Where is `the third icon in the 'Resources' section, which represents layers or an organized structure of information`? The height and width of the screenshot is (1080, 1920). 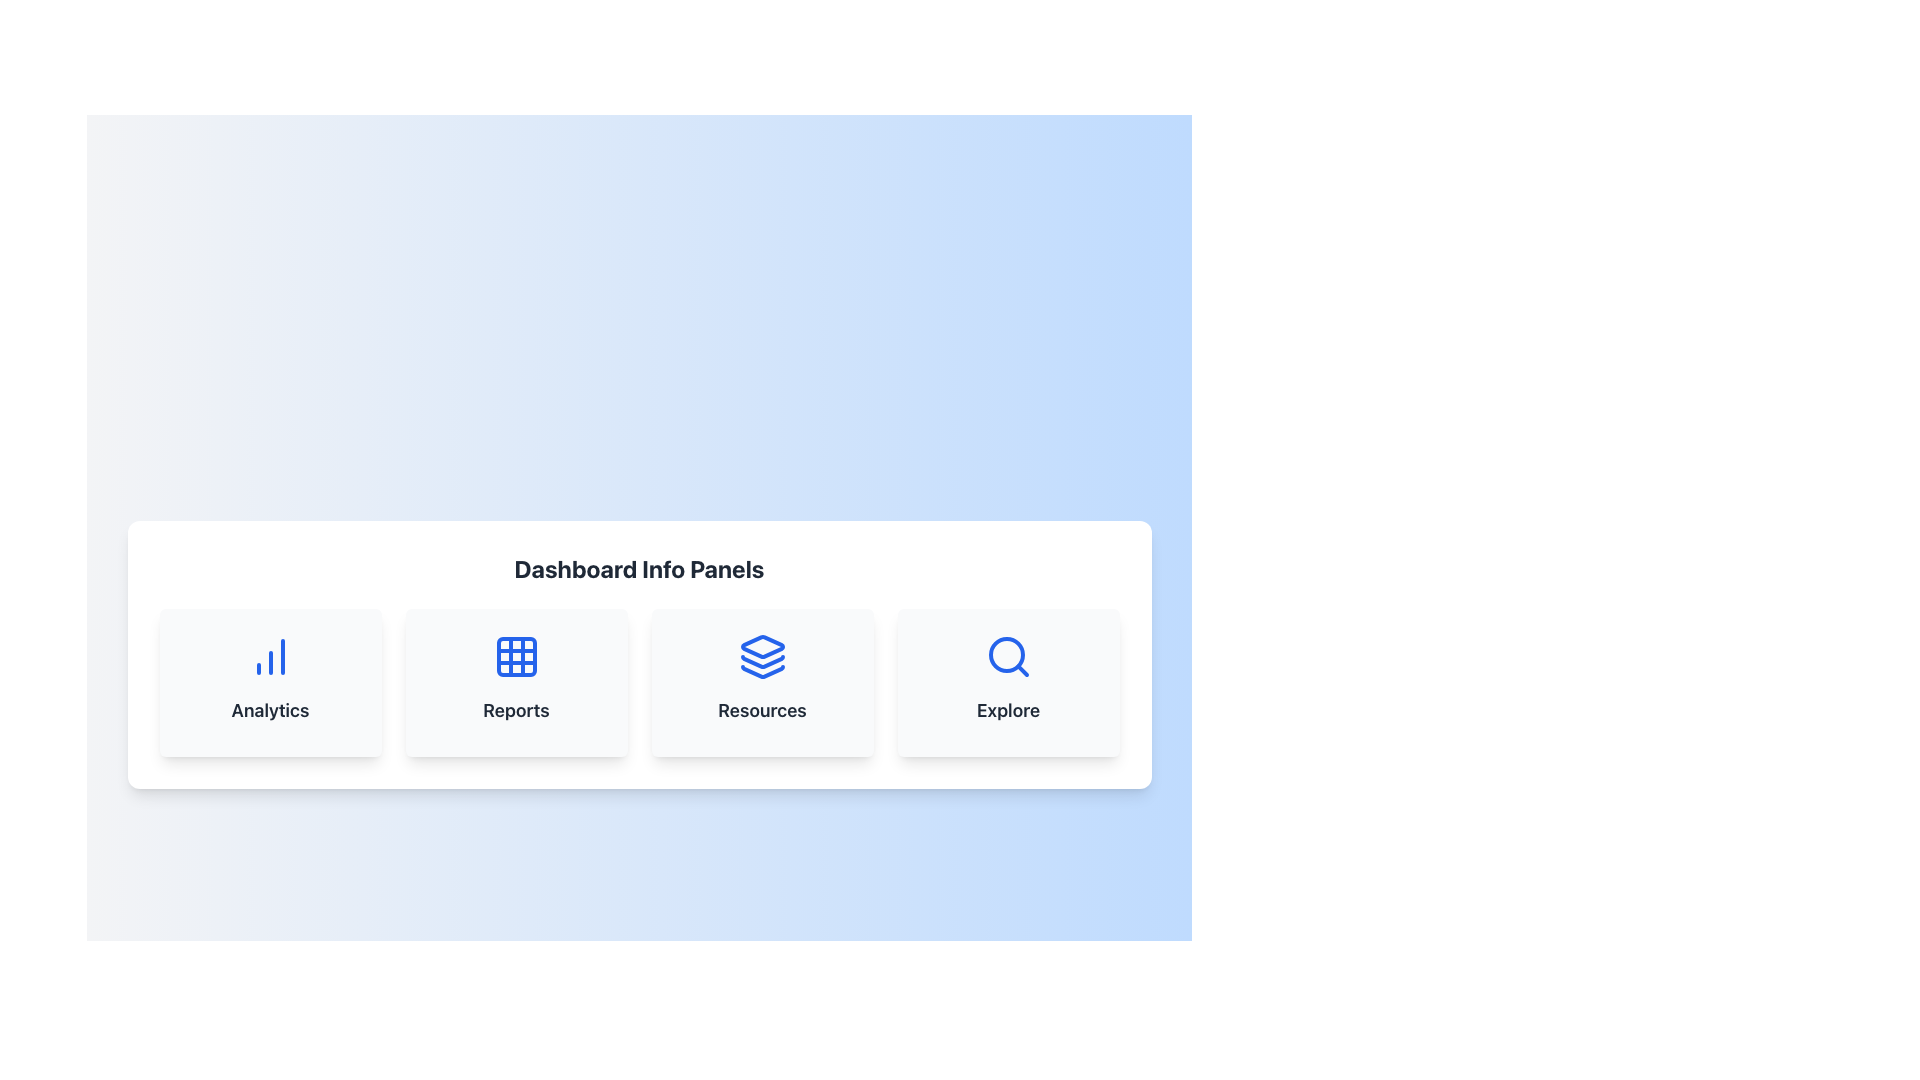
the third icon in the 'Resources' section, which represents layers or an organized structure of information is located at coordinates (761, 671).